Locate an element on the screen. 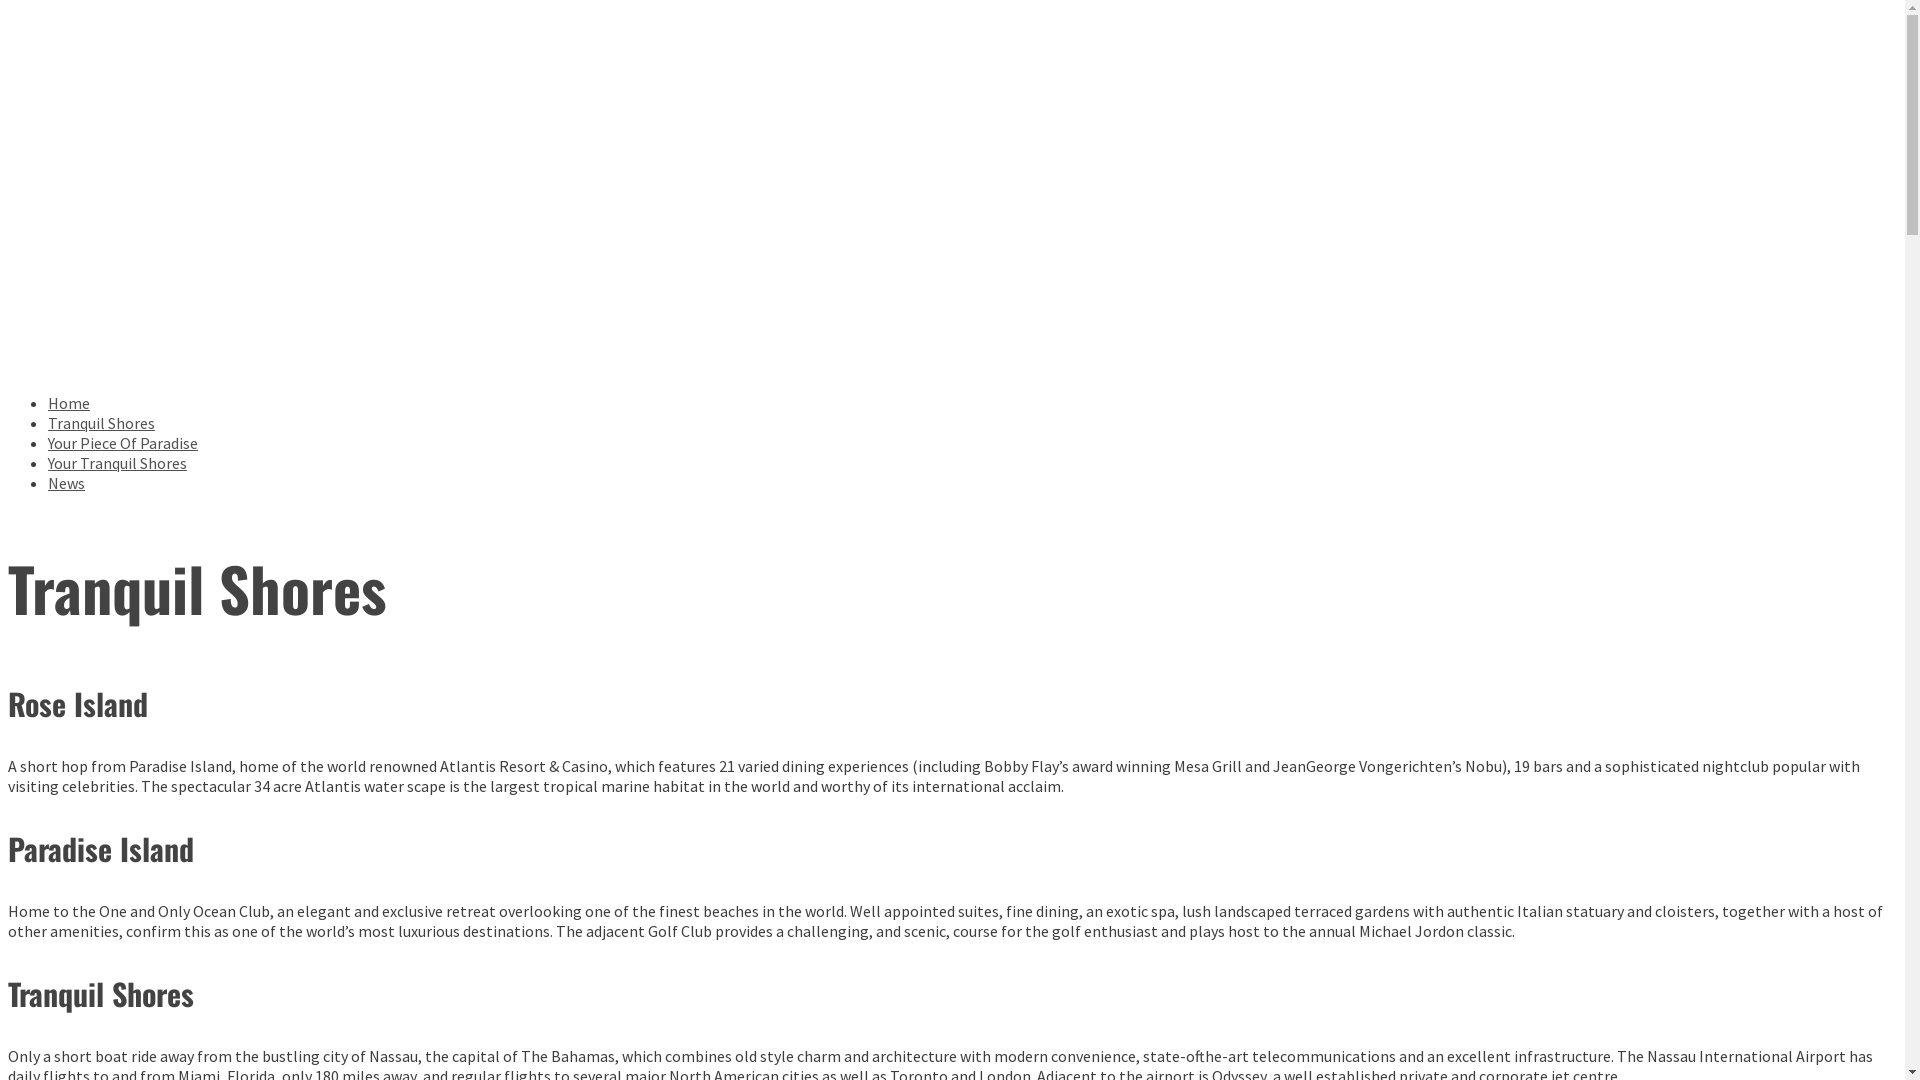 This screenshot has width=1920, height=1080. 'Your Piece Of Paradise' is located at coordinates (48, 442).